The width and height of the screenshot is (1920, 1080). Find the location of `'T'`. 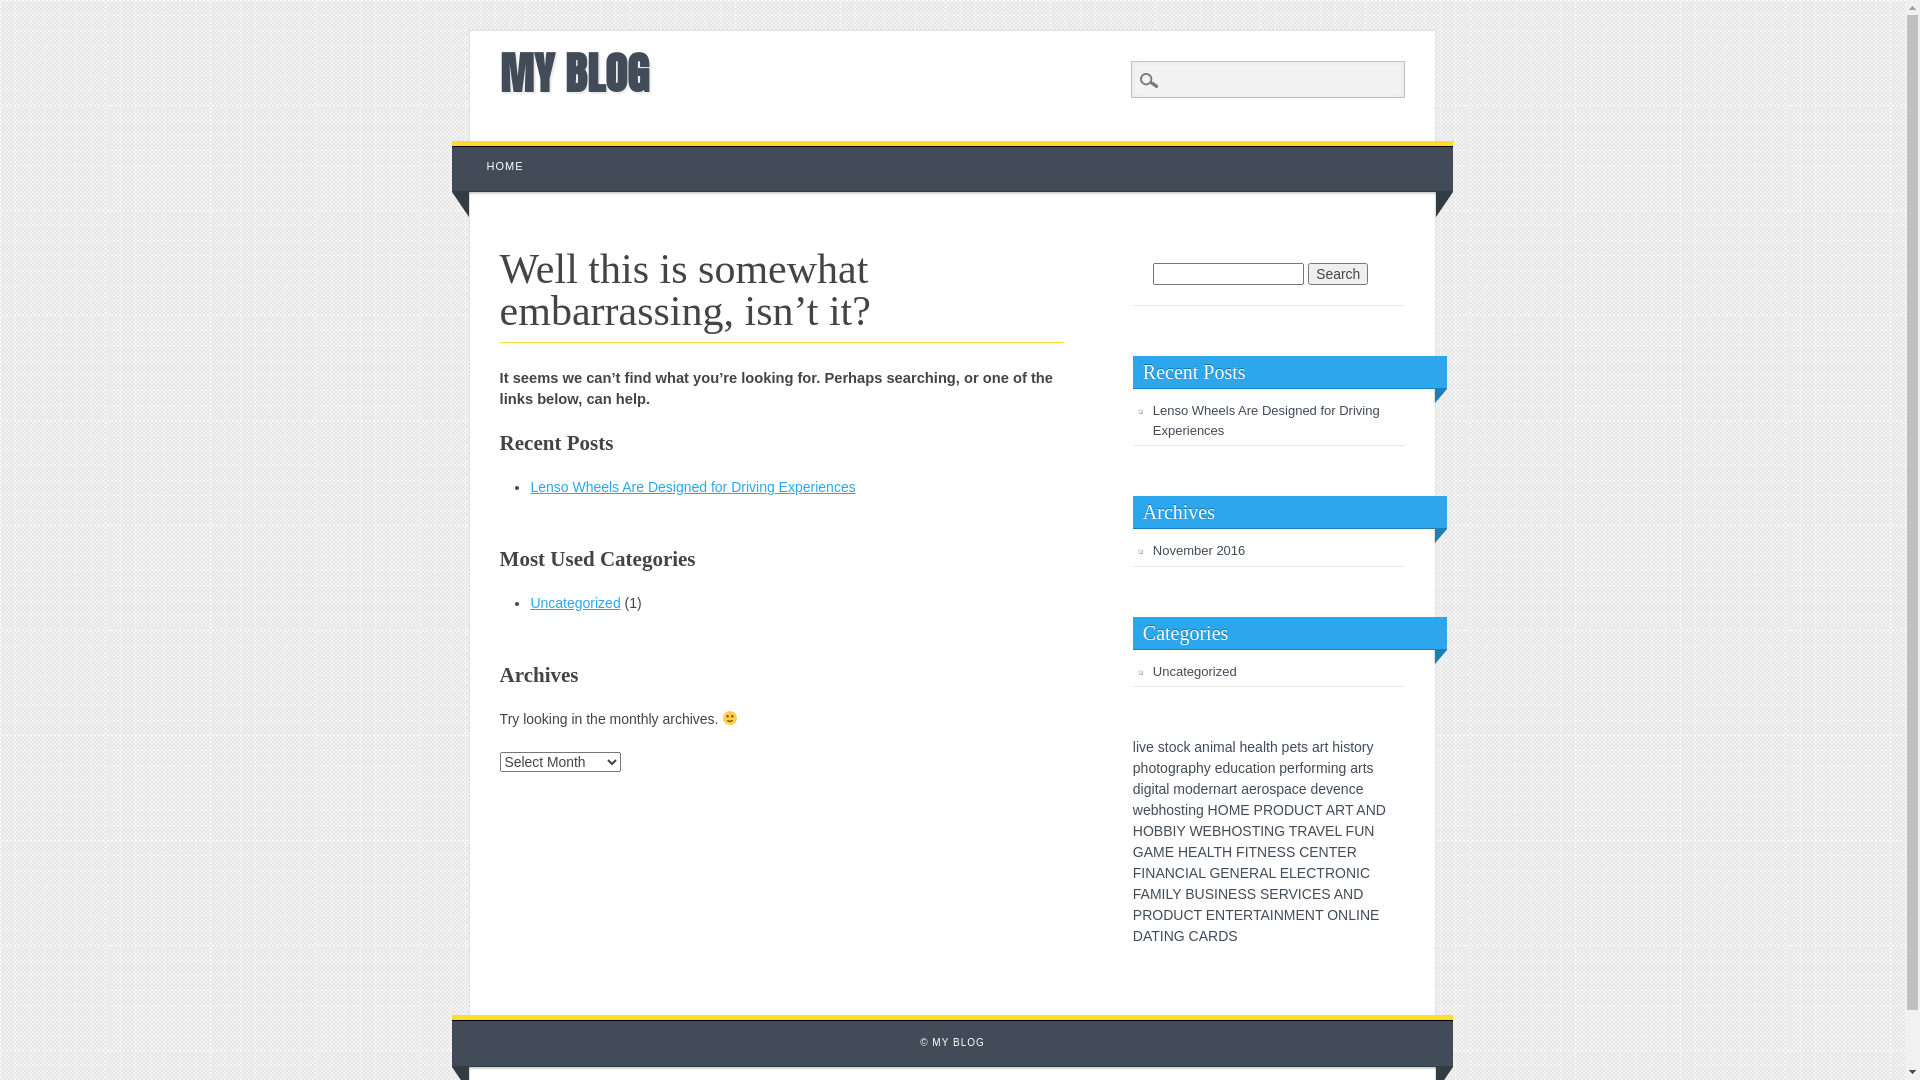

'T' is located at coordinates (1318, 810).